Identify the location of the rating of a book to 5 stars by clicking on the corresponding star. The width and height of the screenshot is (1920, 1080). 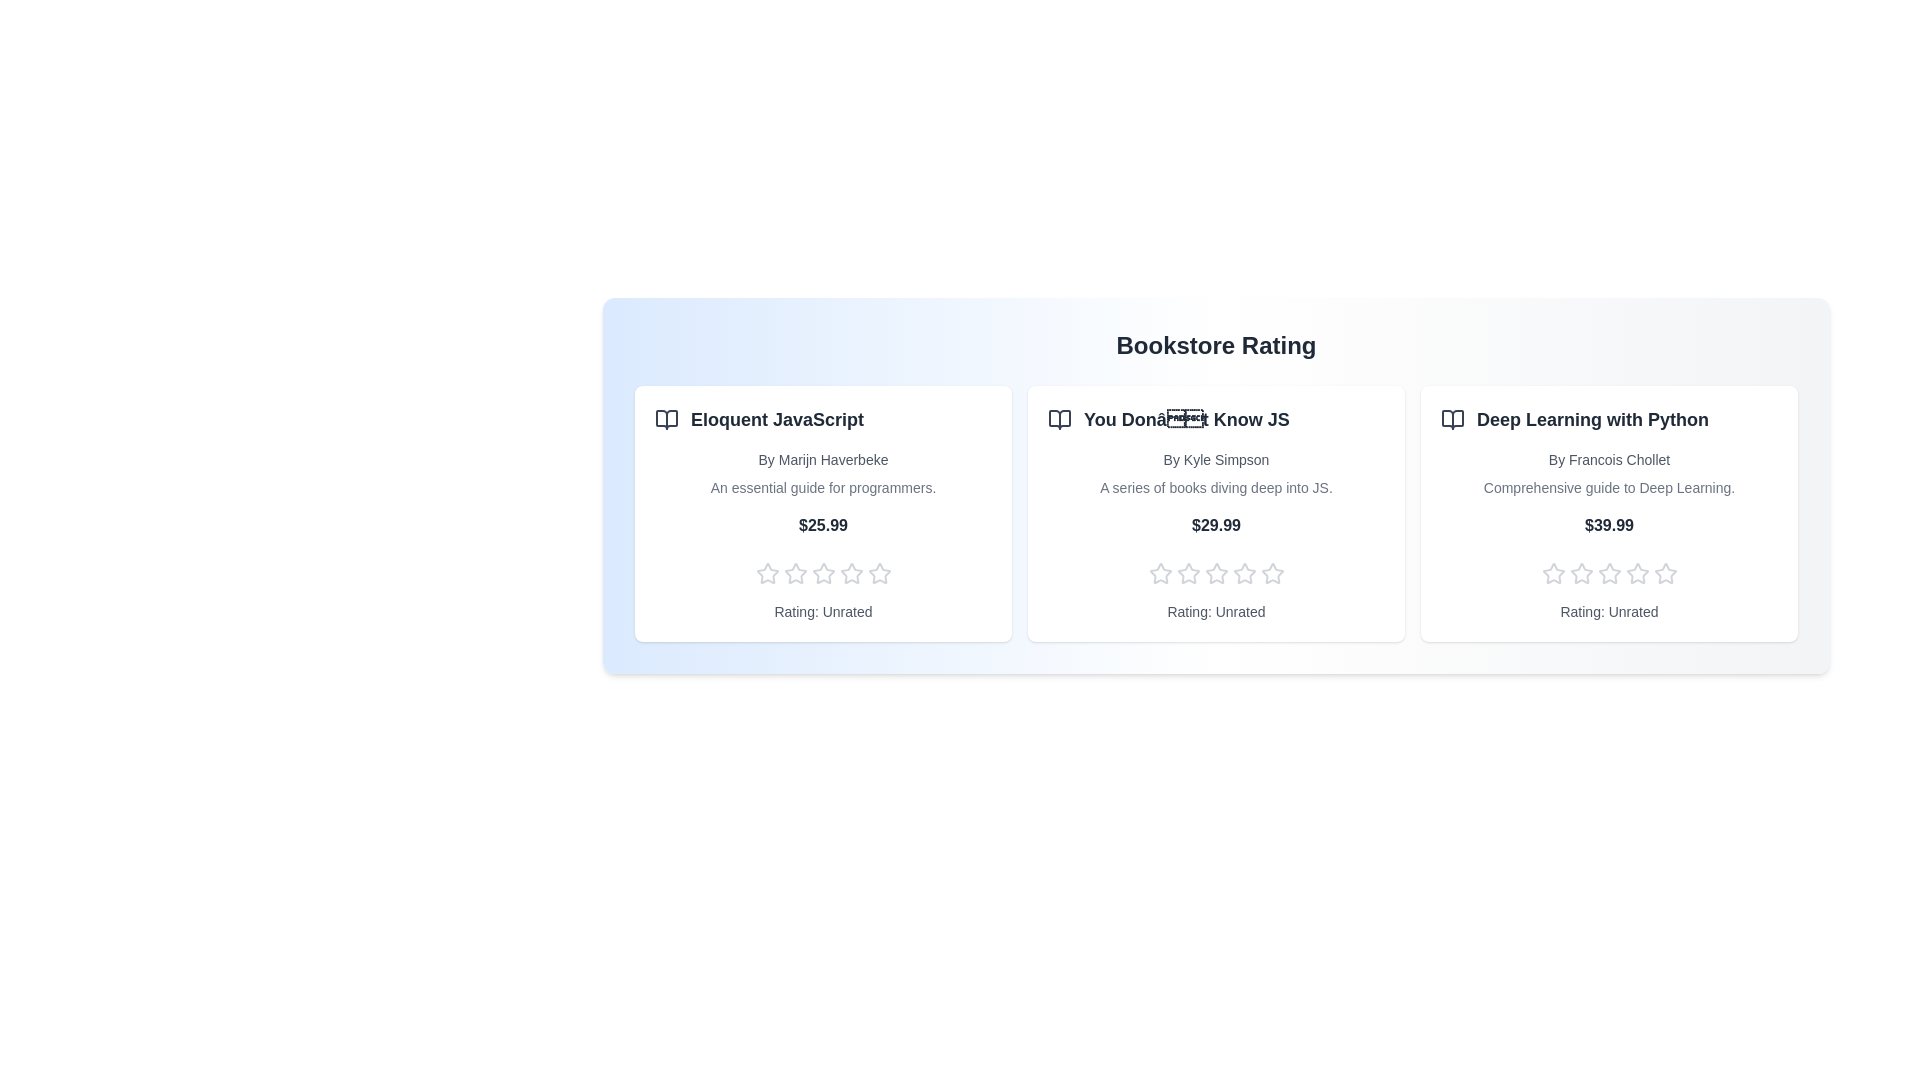
(879, 574).